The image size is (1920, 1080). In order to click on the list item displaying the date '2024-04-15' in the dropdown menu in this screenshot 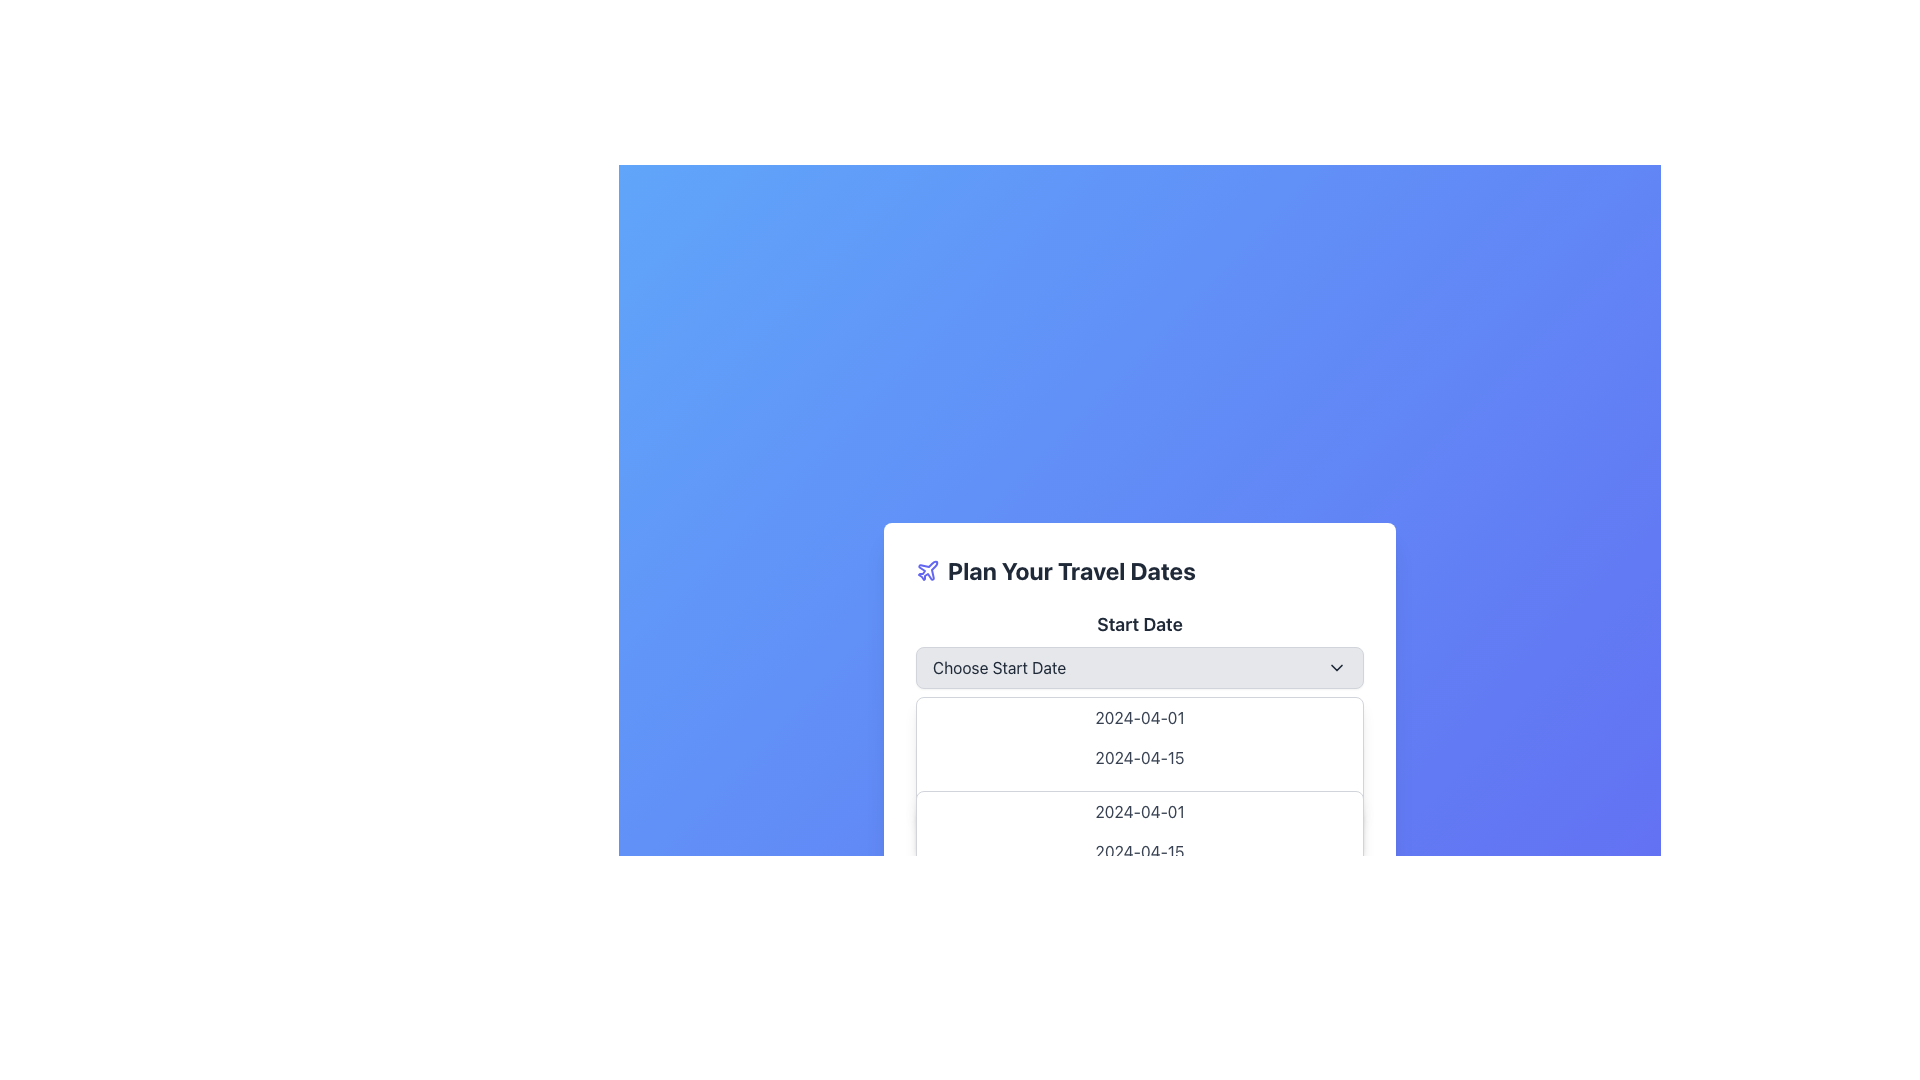, I will do `click(1140, 852)`.